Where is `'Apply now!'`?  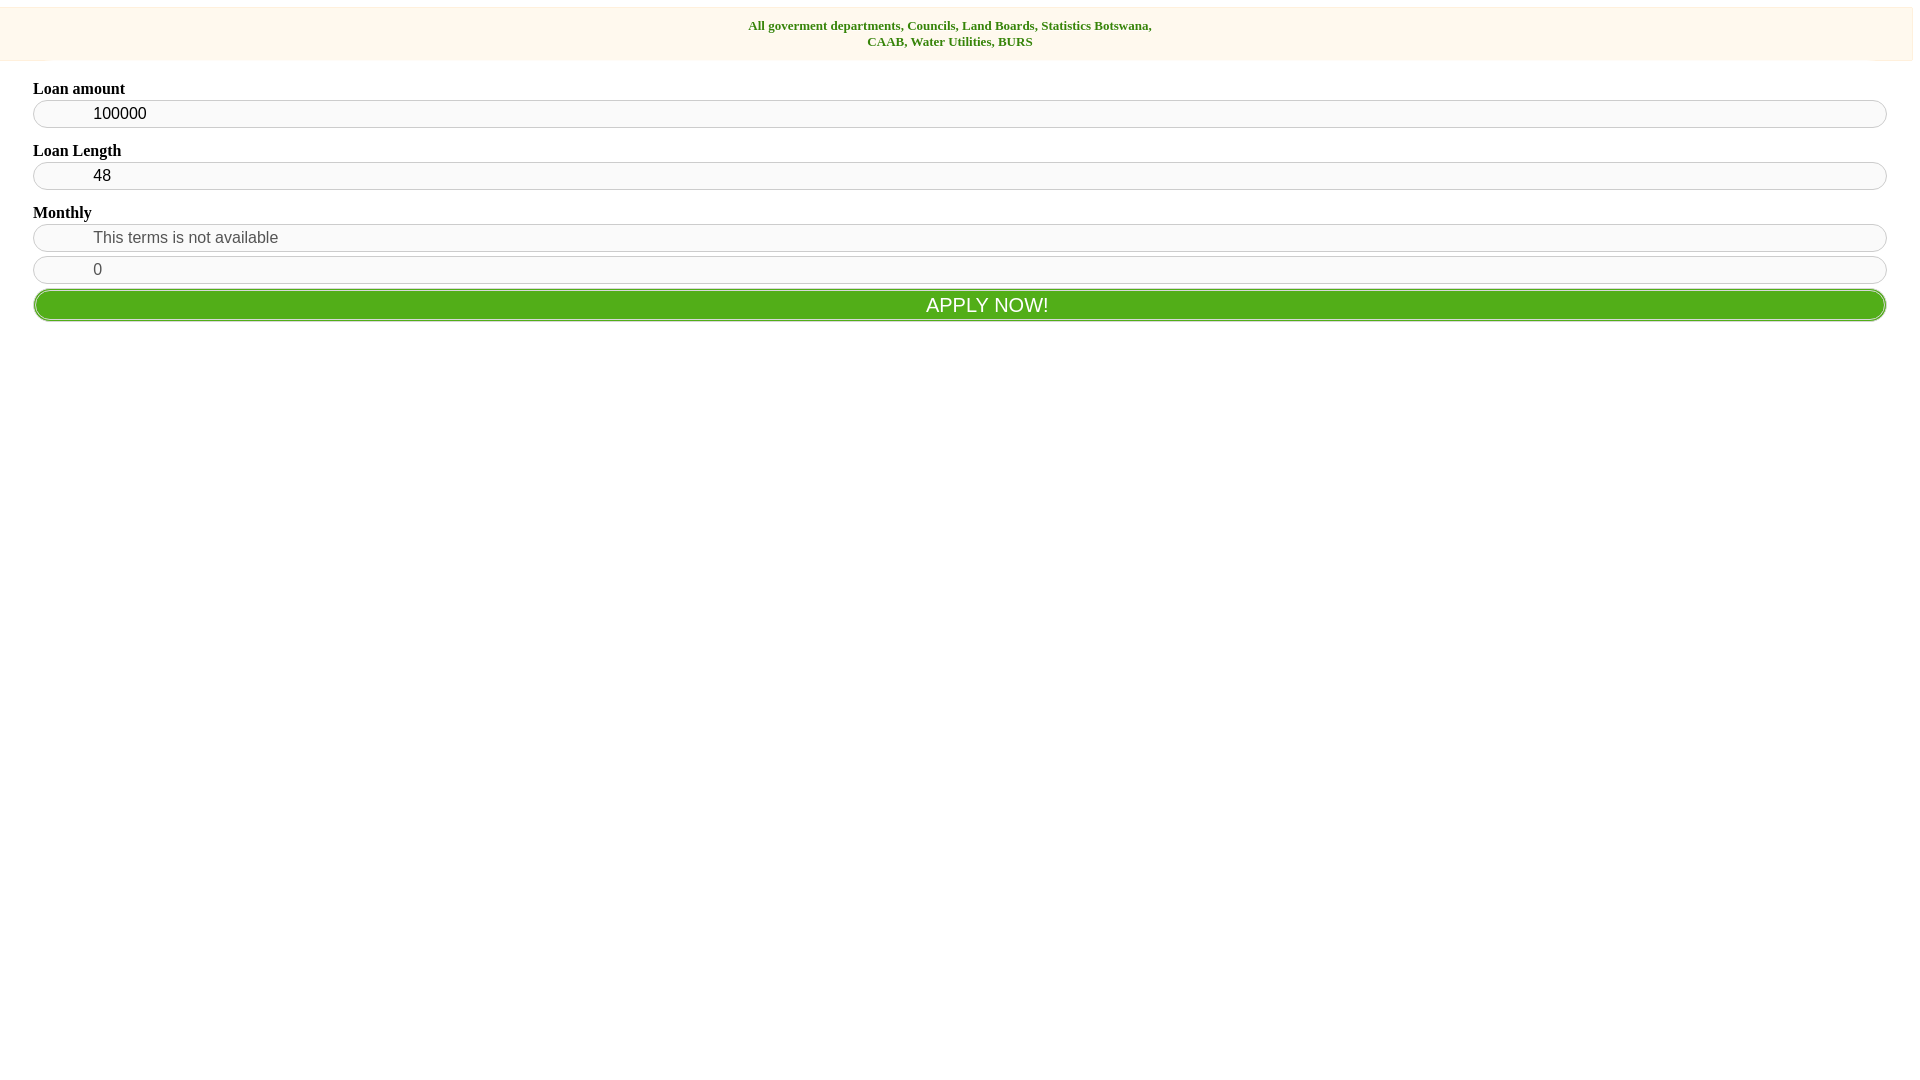 'Apply now!' is located at coordinates (960, 304).